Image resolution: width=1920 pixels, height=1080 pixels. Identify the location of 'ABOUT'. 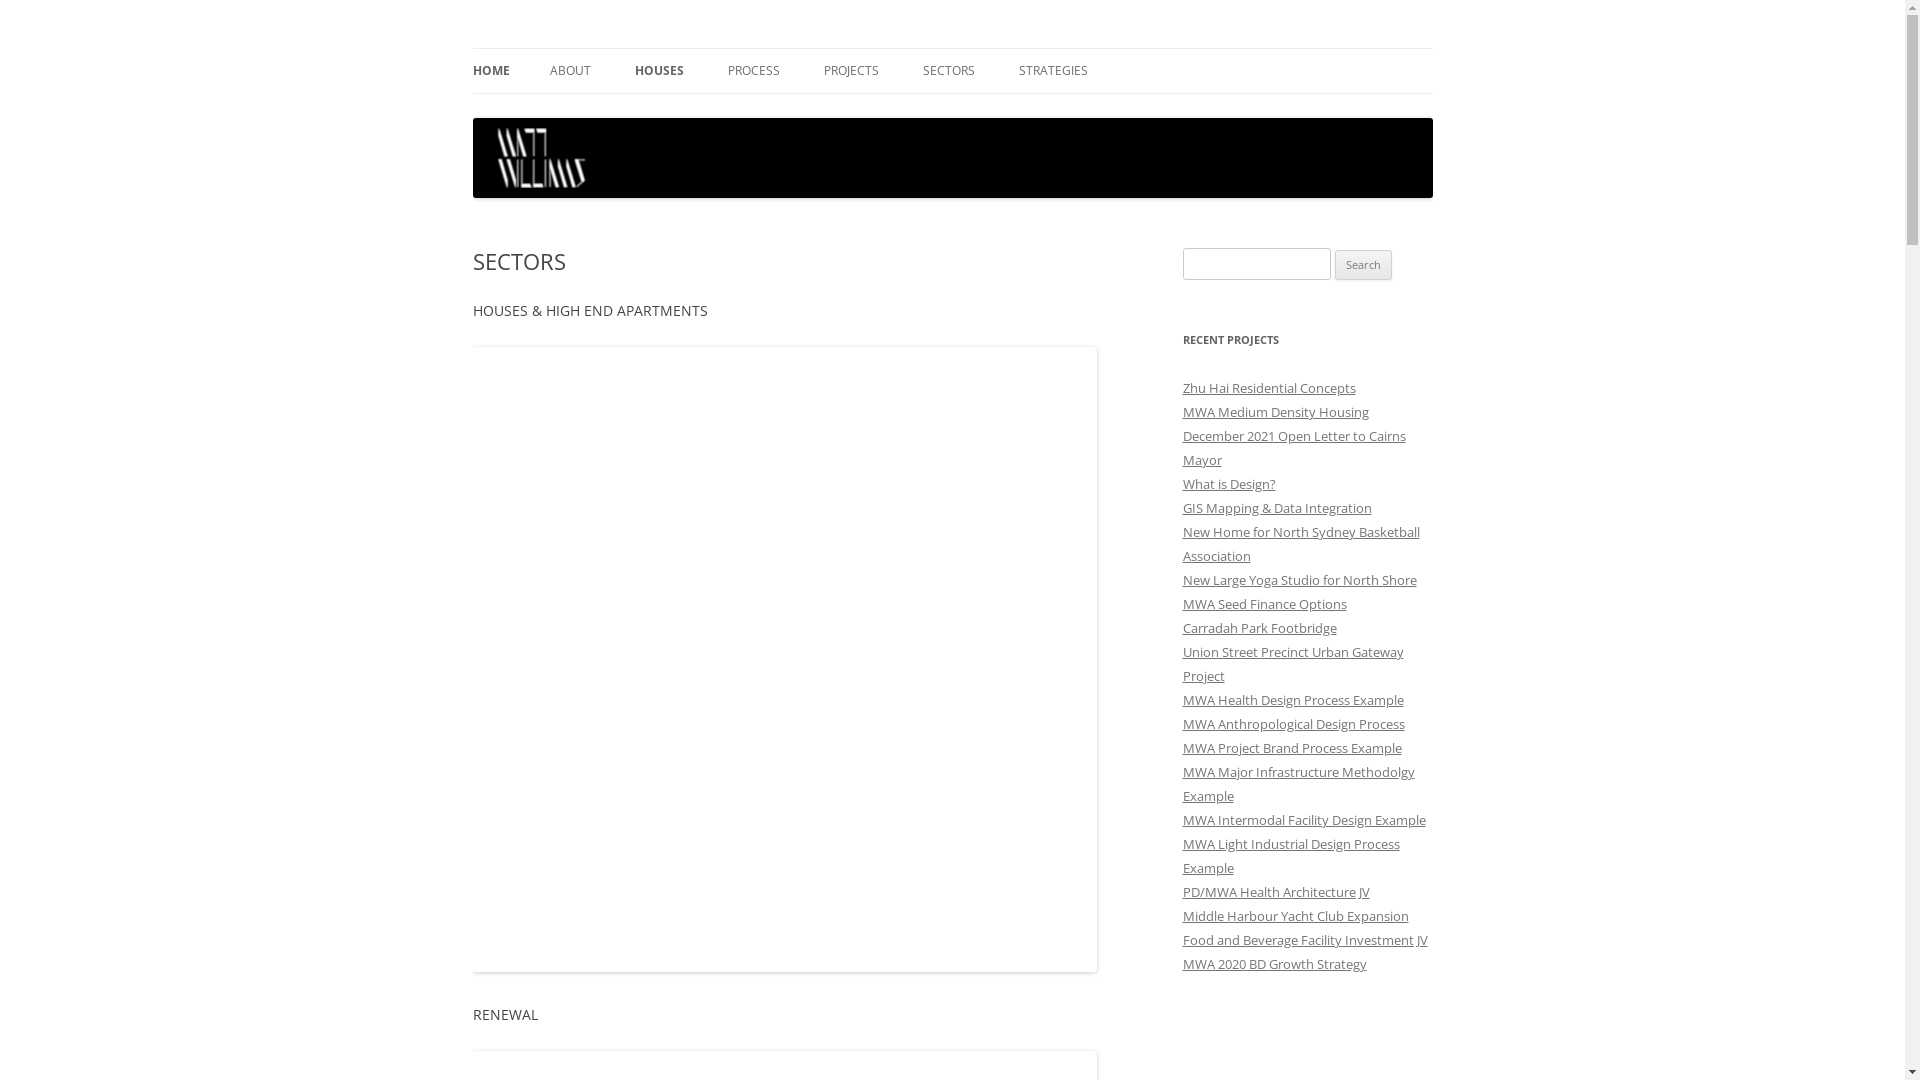
(569, 69).